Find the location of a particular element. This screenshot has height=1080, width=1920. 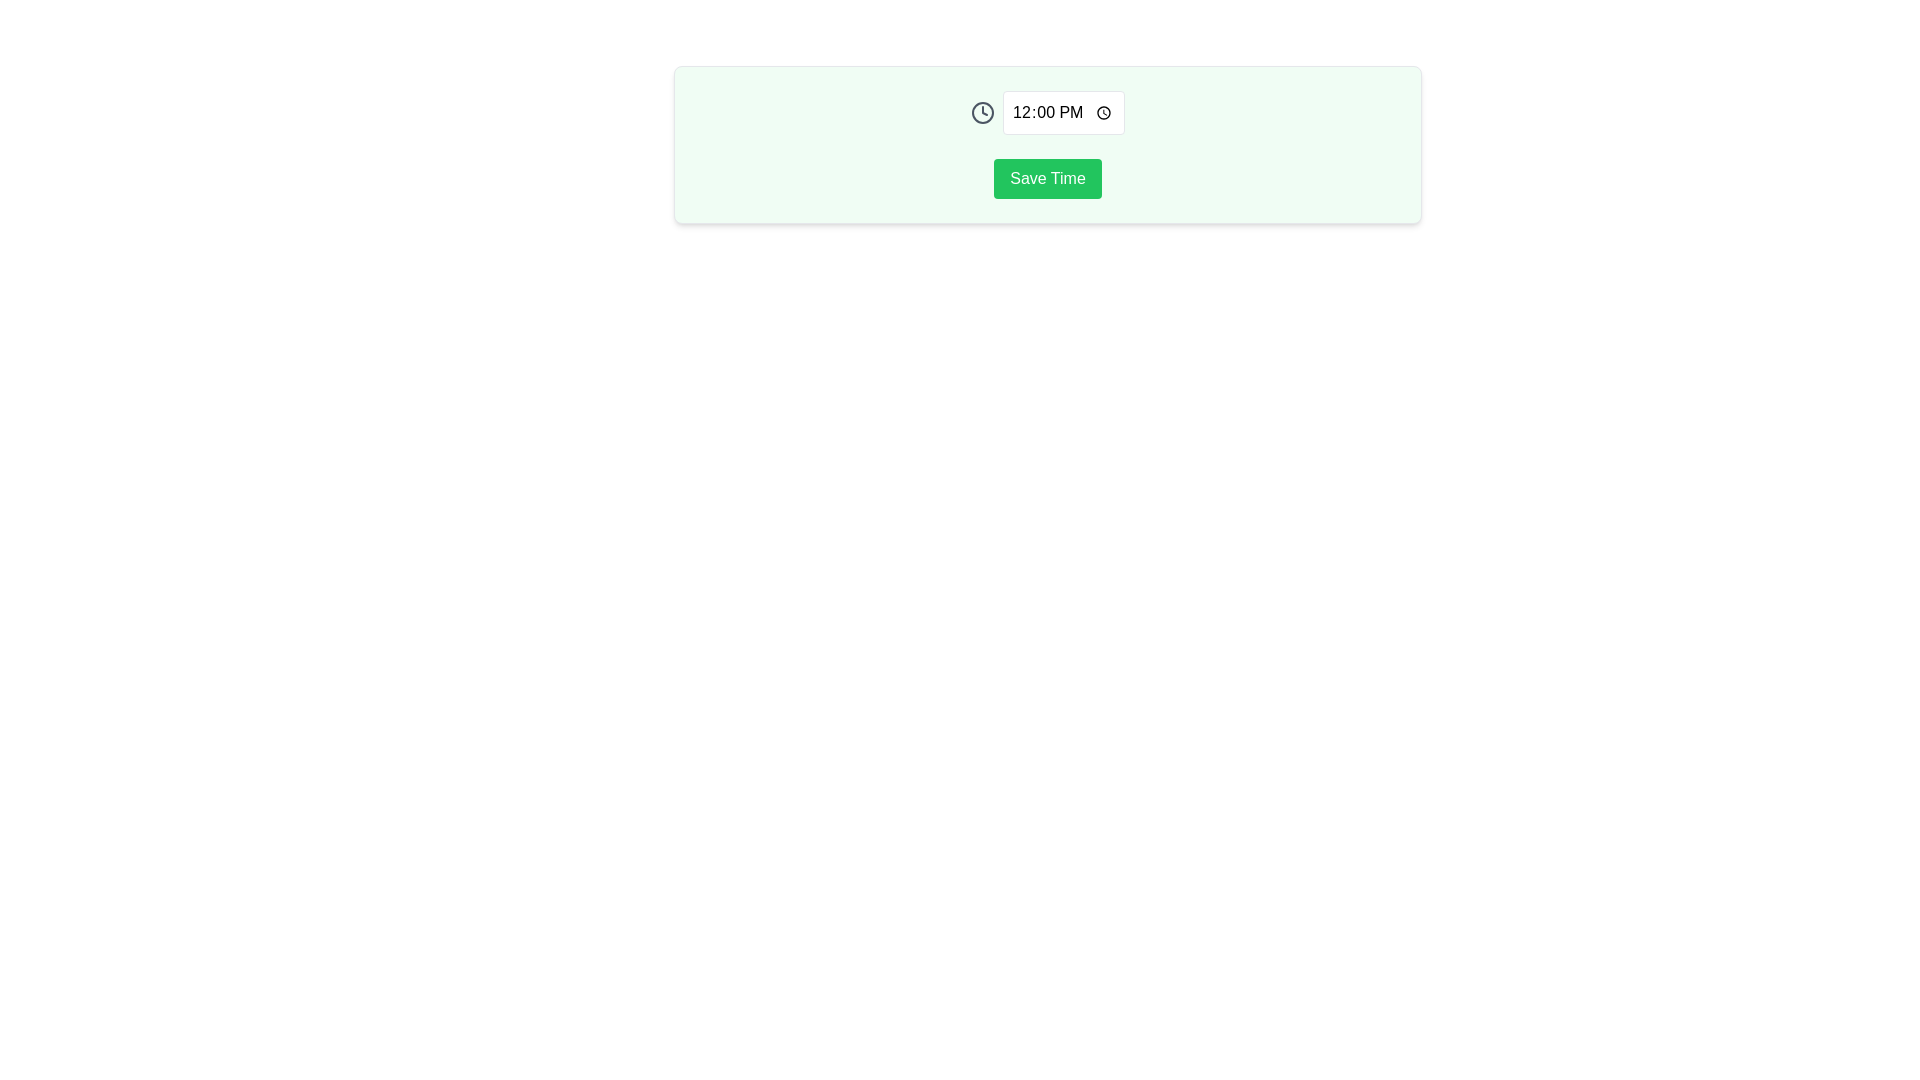

the green rectangular button labeled 'Save Time' is located at coordinates (1046, 144).